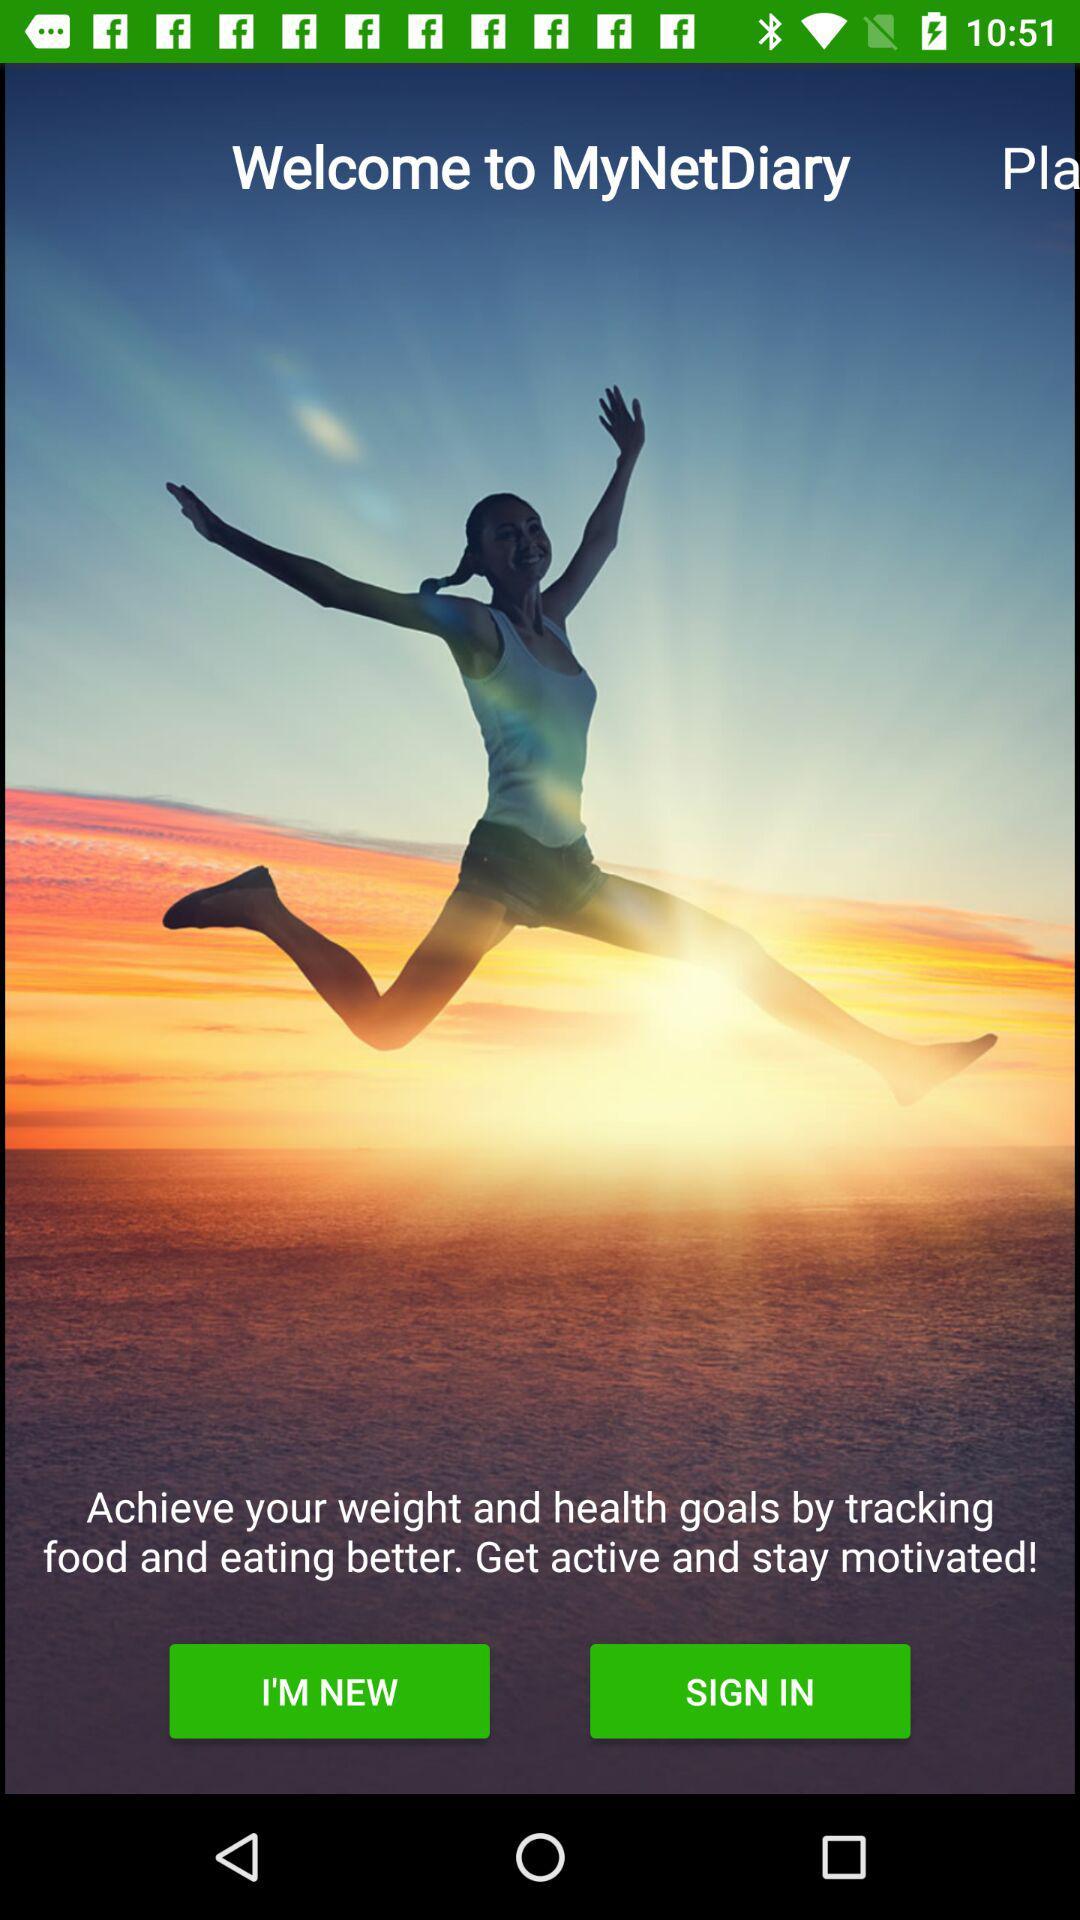 The height and width of the screenshot is (1920, 1080). Describe the element at coordinates (750, 1690) in the screenshot. I see `the item to the right of the i'm new item` at that location.